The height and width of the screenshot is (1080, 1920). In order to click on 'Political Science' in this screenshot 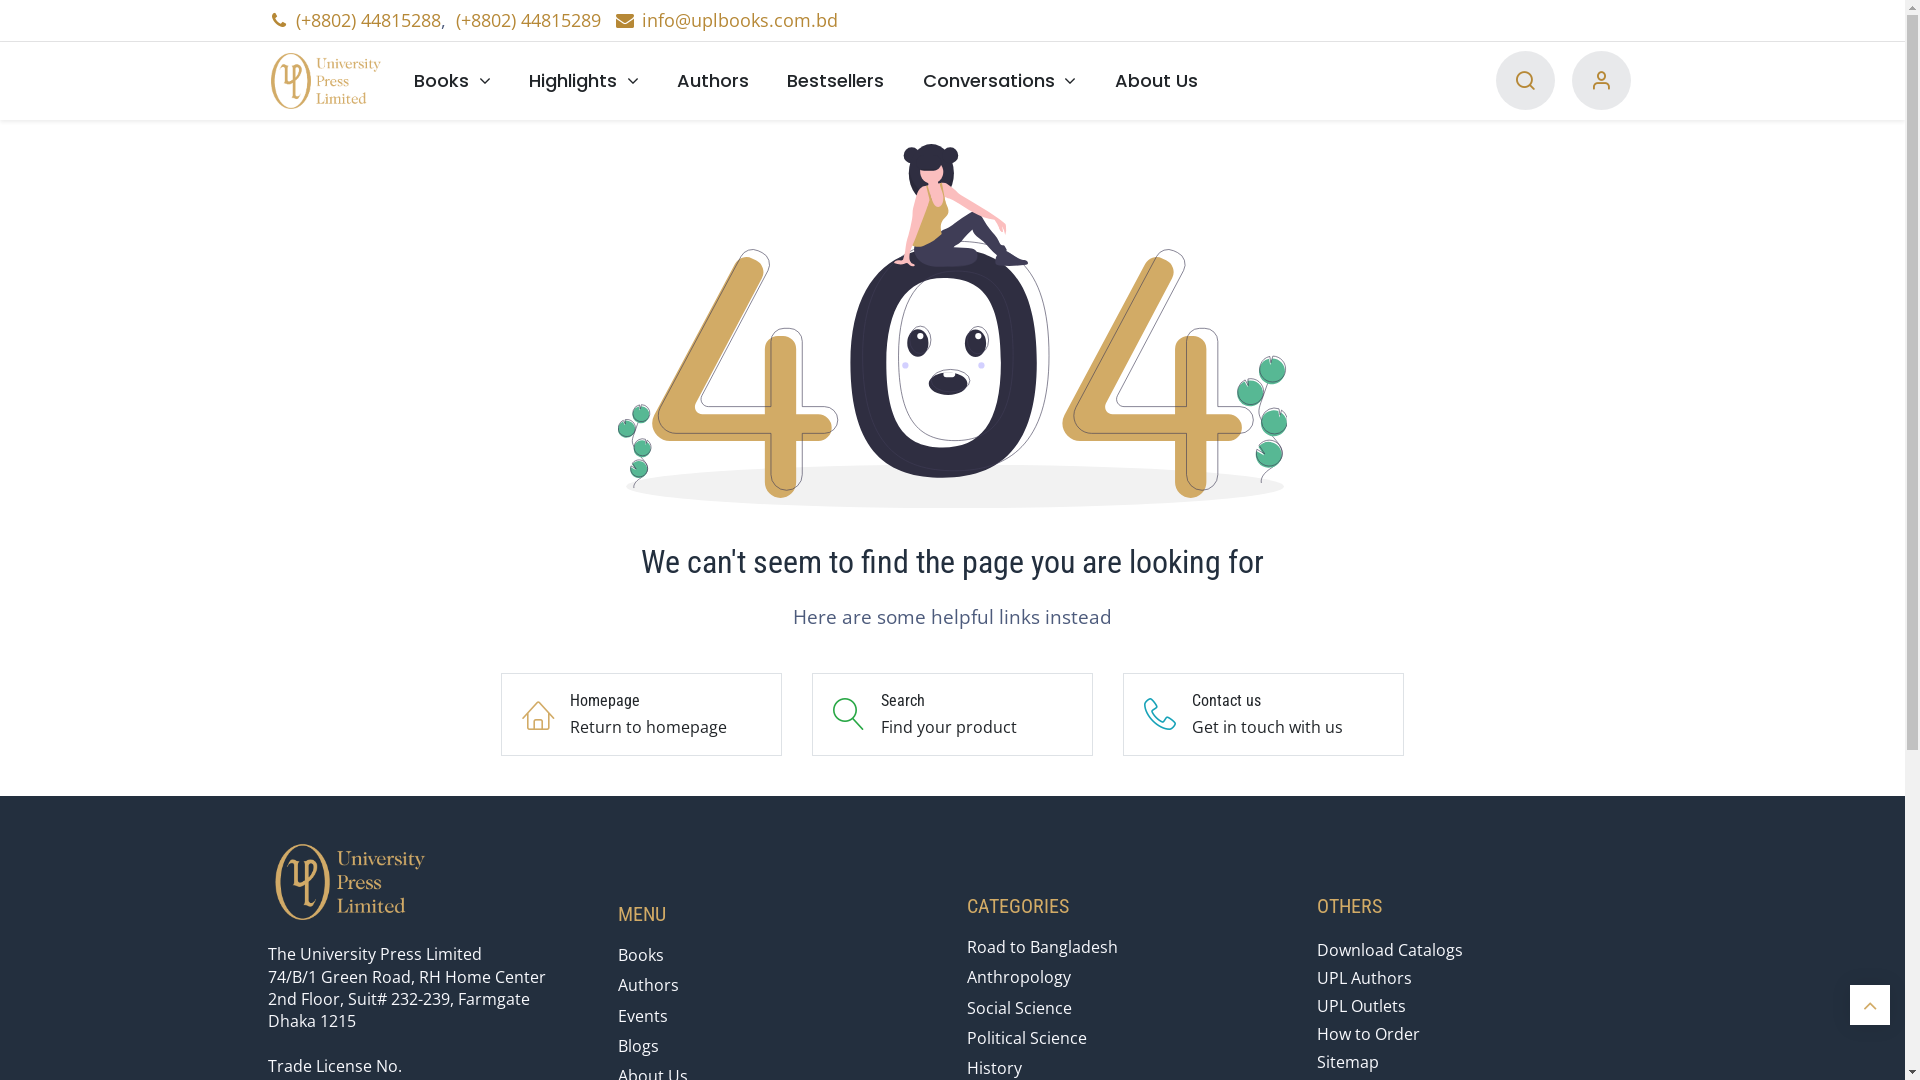, I will do `click(1027, 1036)`.